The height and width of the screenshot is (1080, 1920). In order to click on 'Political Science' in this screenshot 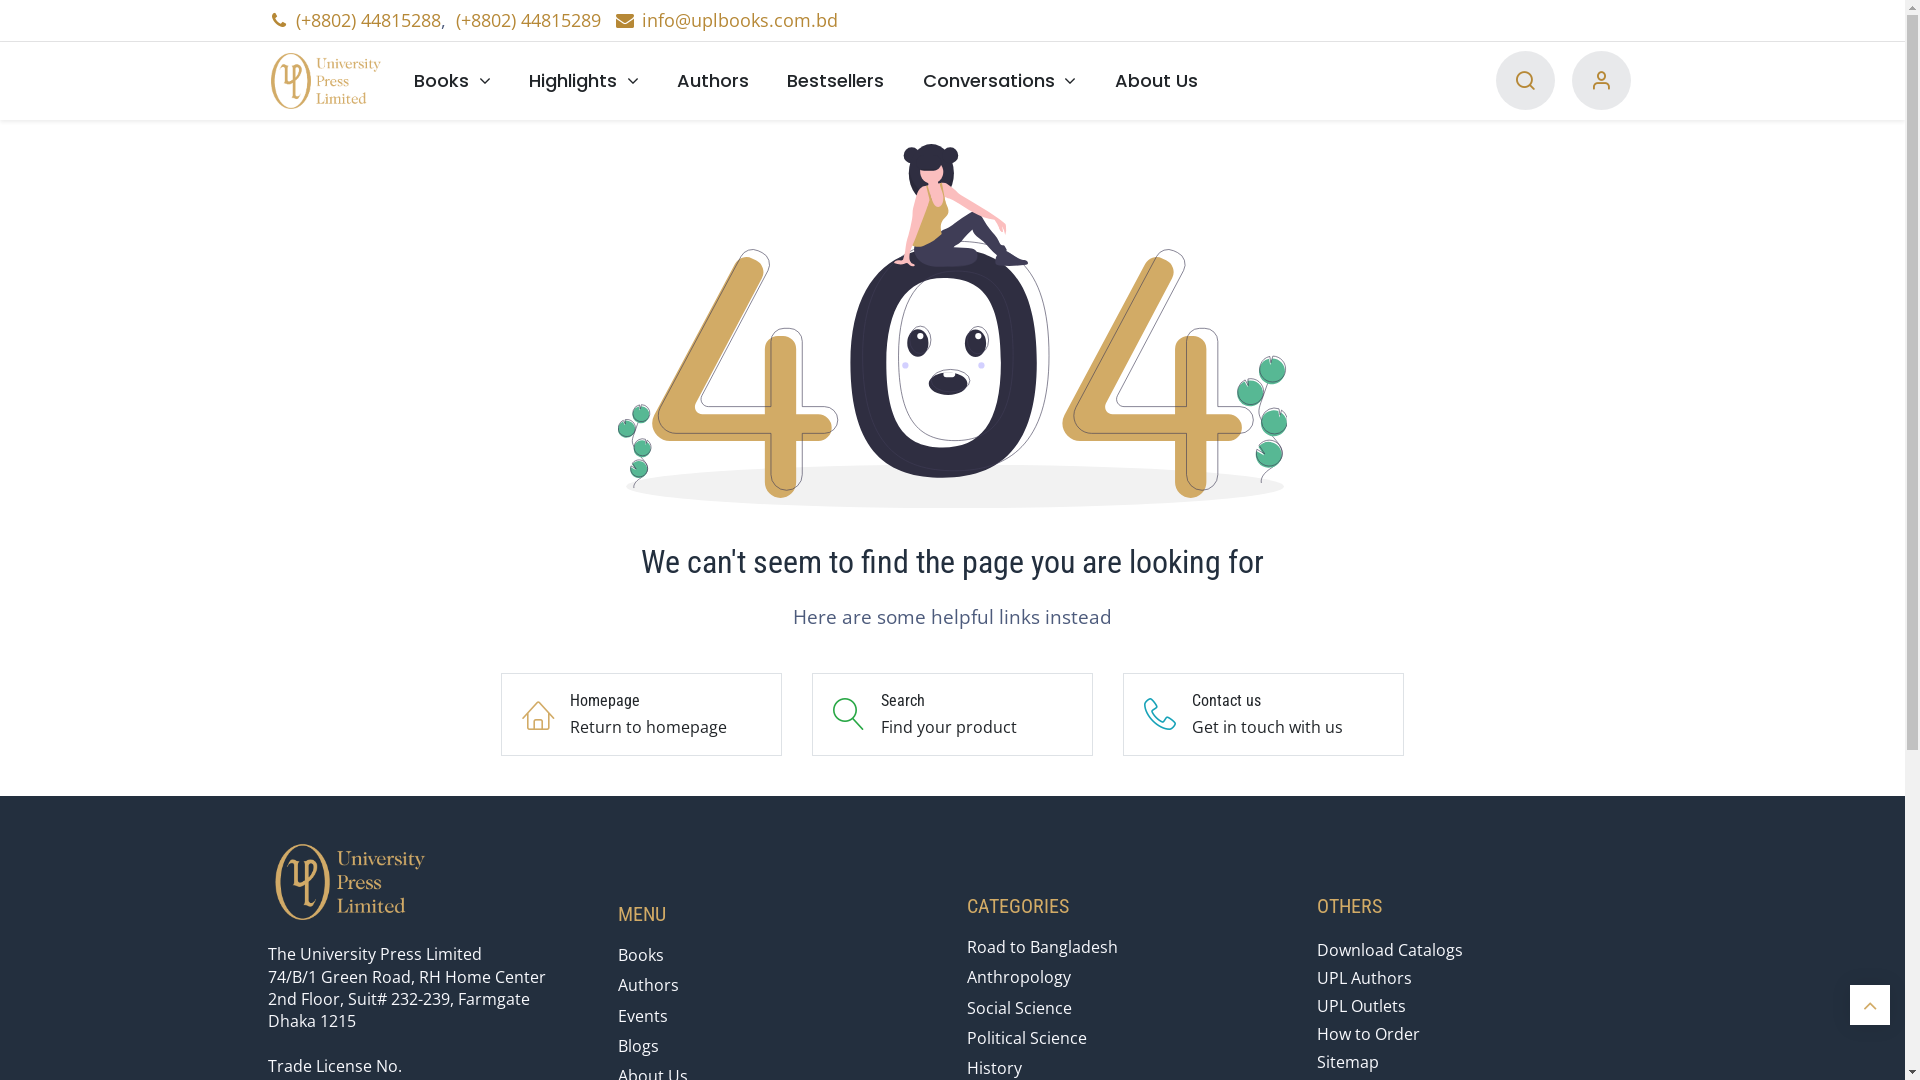, I will do `click(1027, 1036)`.